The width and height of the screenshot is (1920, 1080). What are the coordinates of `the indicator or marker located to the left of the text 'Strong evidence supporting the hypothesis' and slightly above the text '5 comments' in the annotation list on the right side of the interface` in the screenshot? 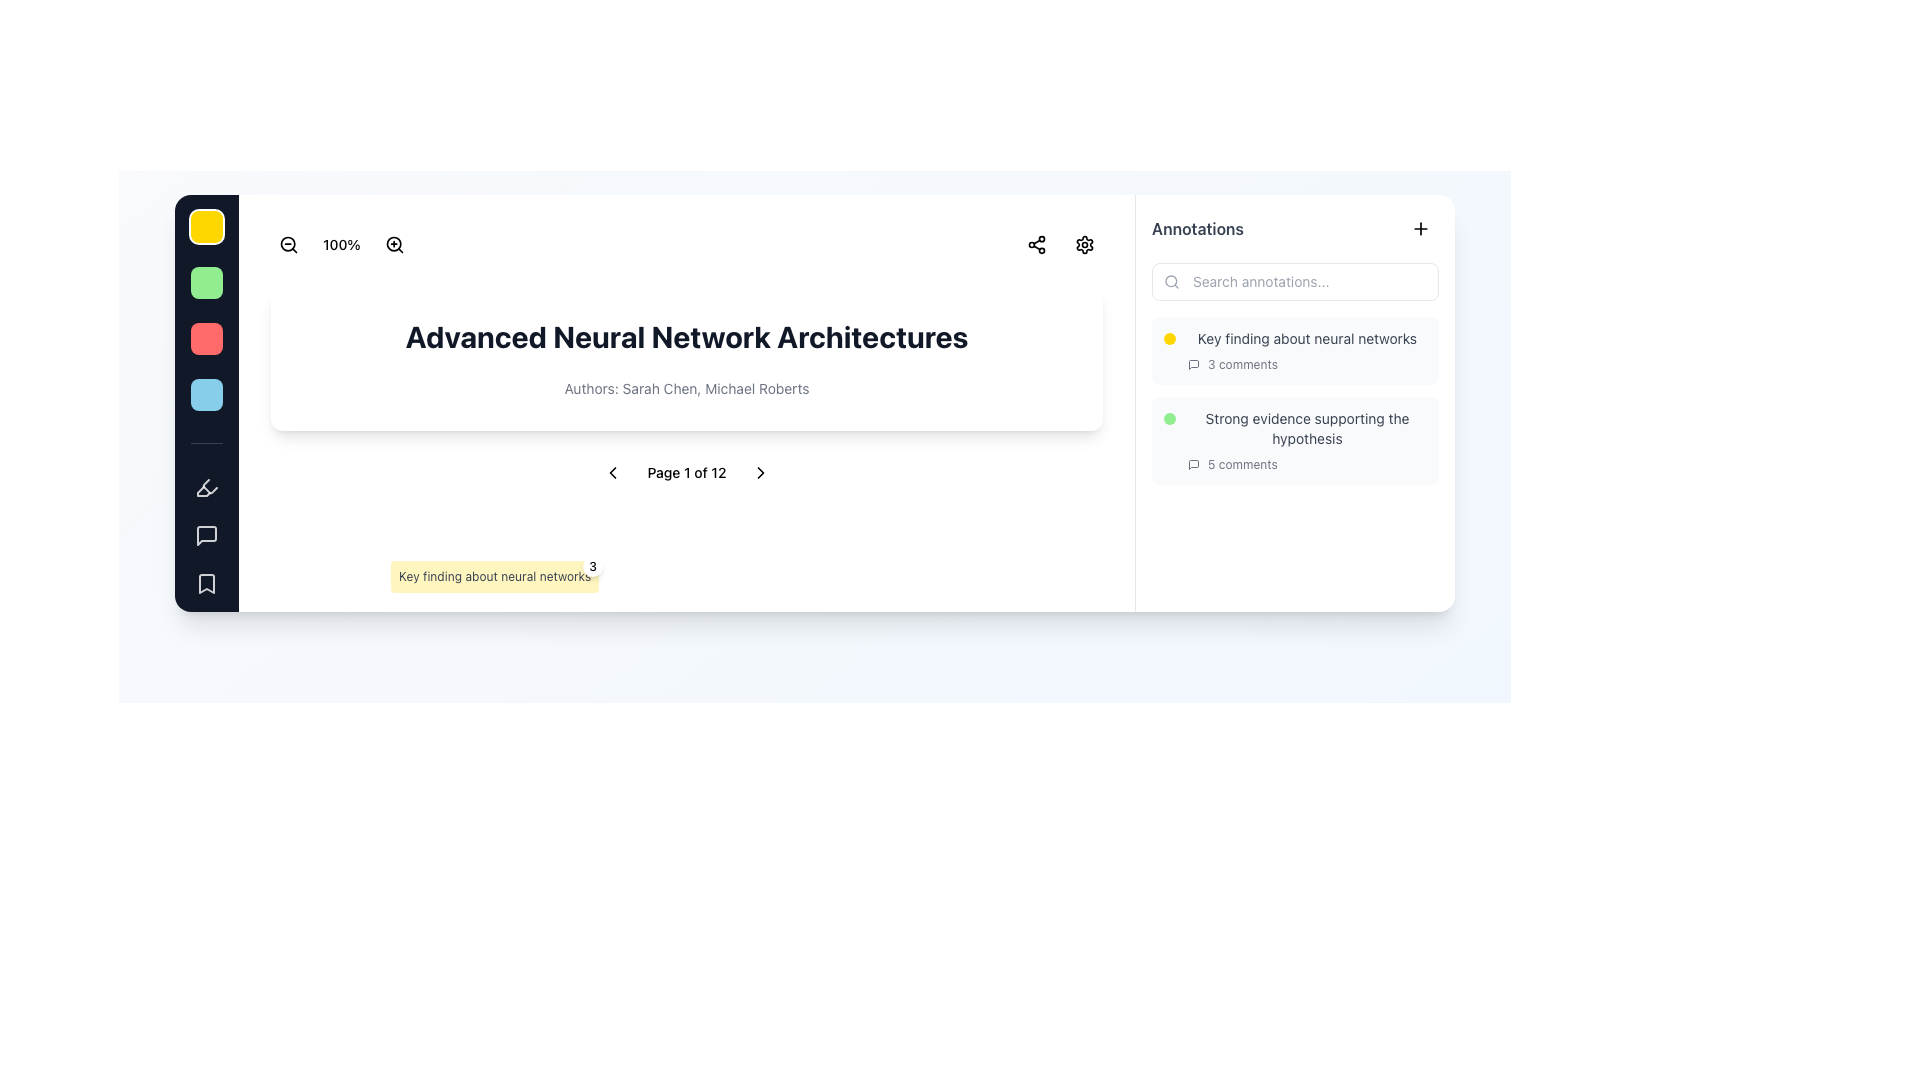 It's located at (1170, 418).